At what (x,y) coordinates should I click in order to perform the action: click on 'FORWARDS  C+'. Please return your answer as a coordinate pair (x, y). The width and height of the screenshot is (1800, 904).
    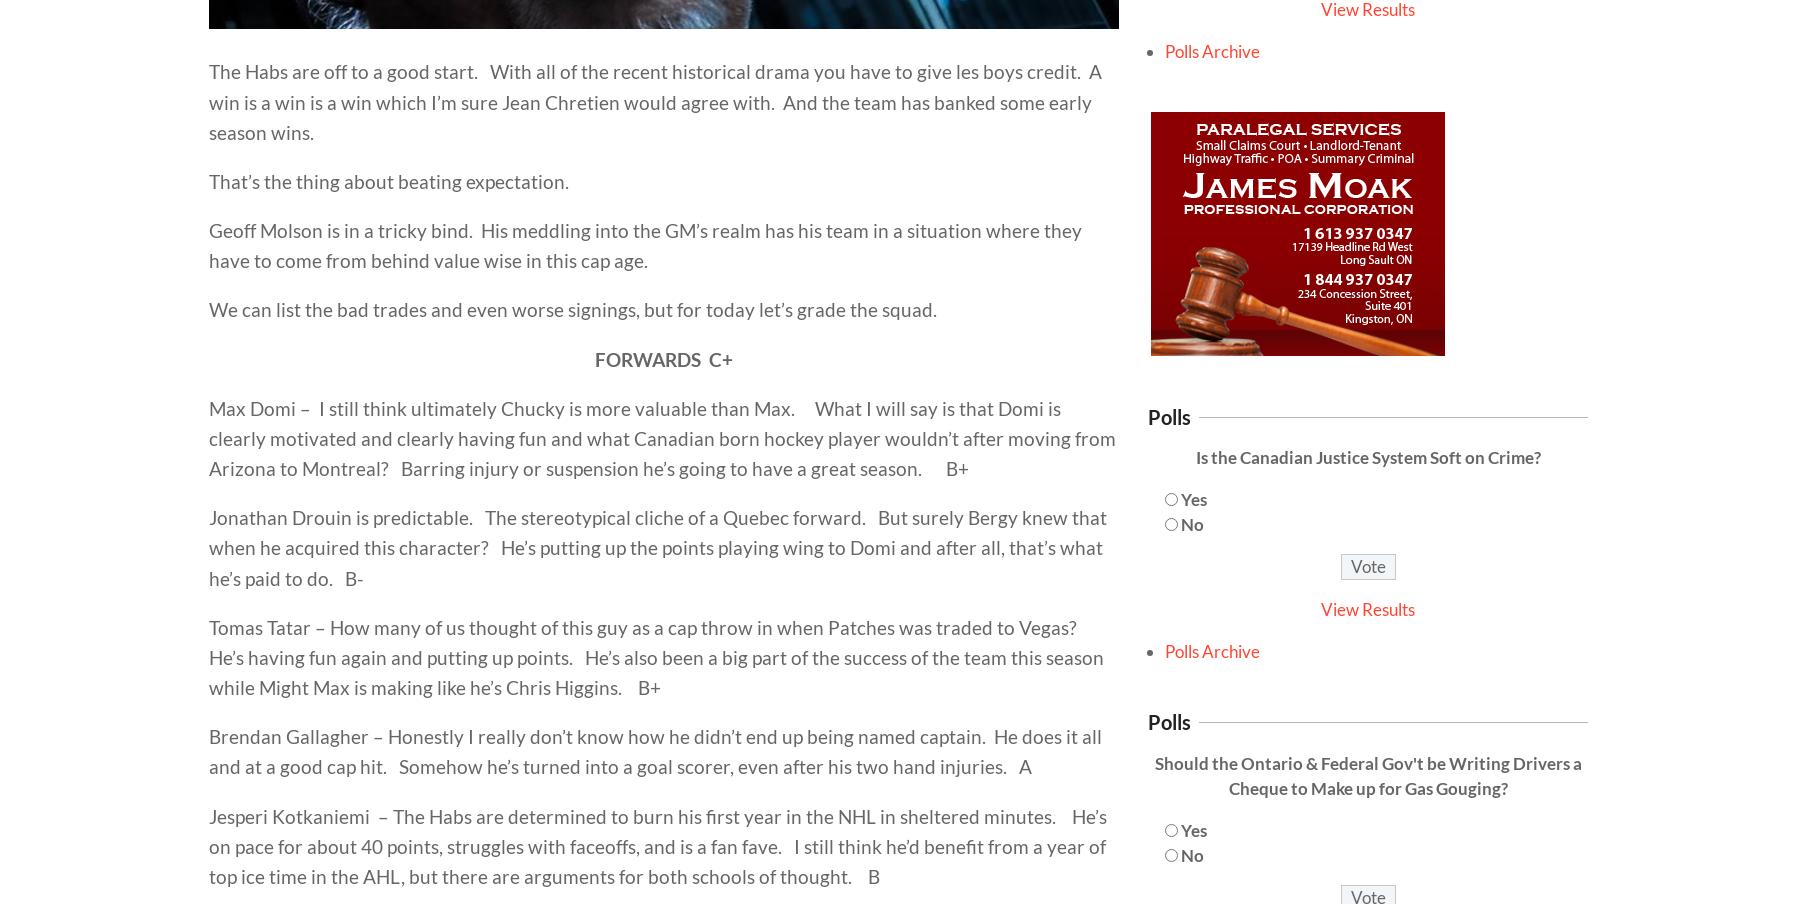
    Looking at the image, I should click on (664, 357).